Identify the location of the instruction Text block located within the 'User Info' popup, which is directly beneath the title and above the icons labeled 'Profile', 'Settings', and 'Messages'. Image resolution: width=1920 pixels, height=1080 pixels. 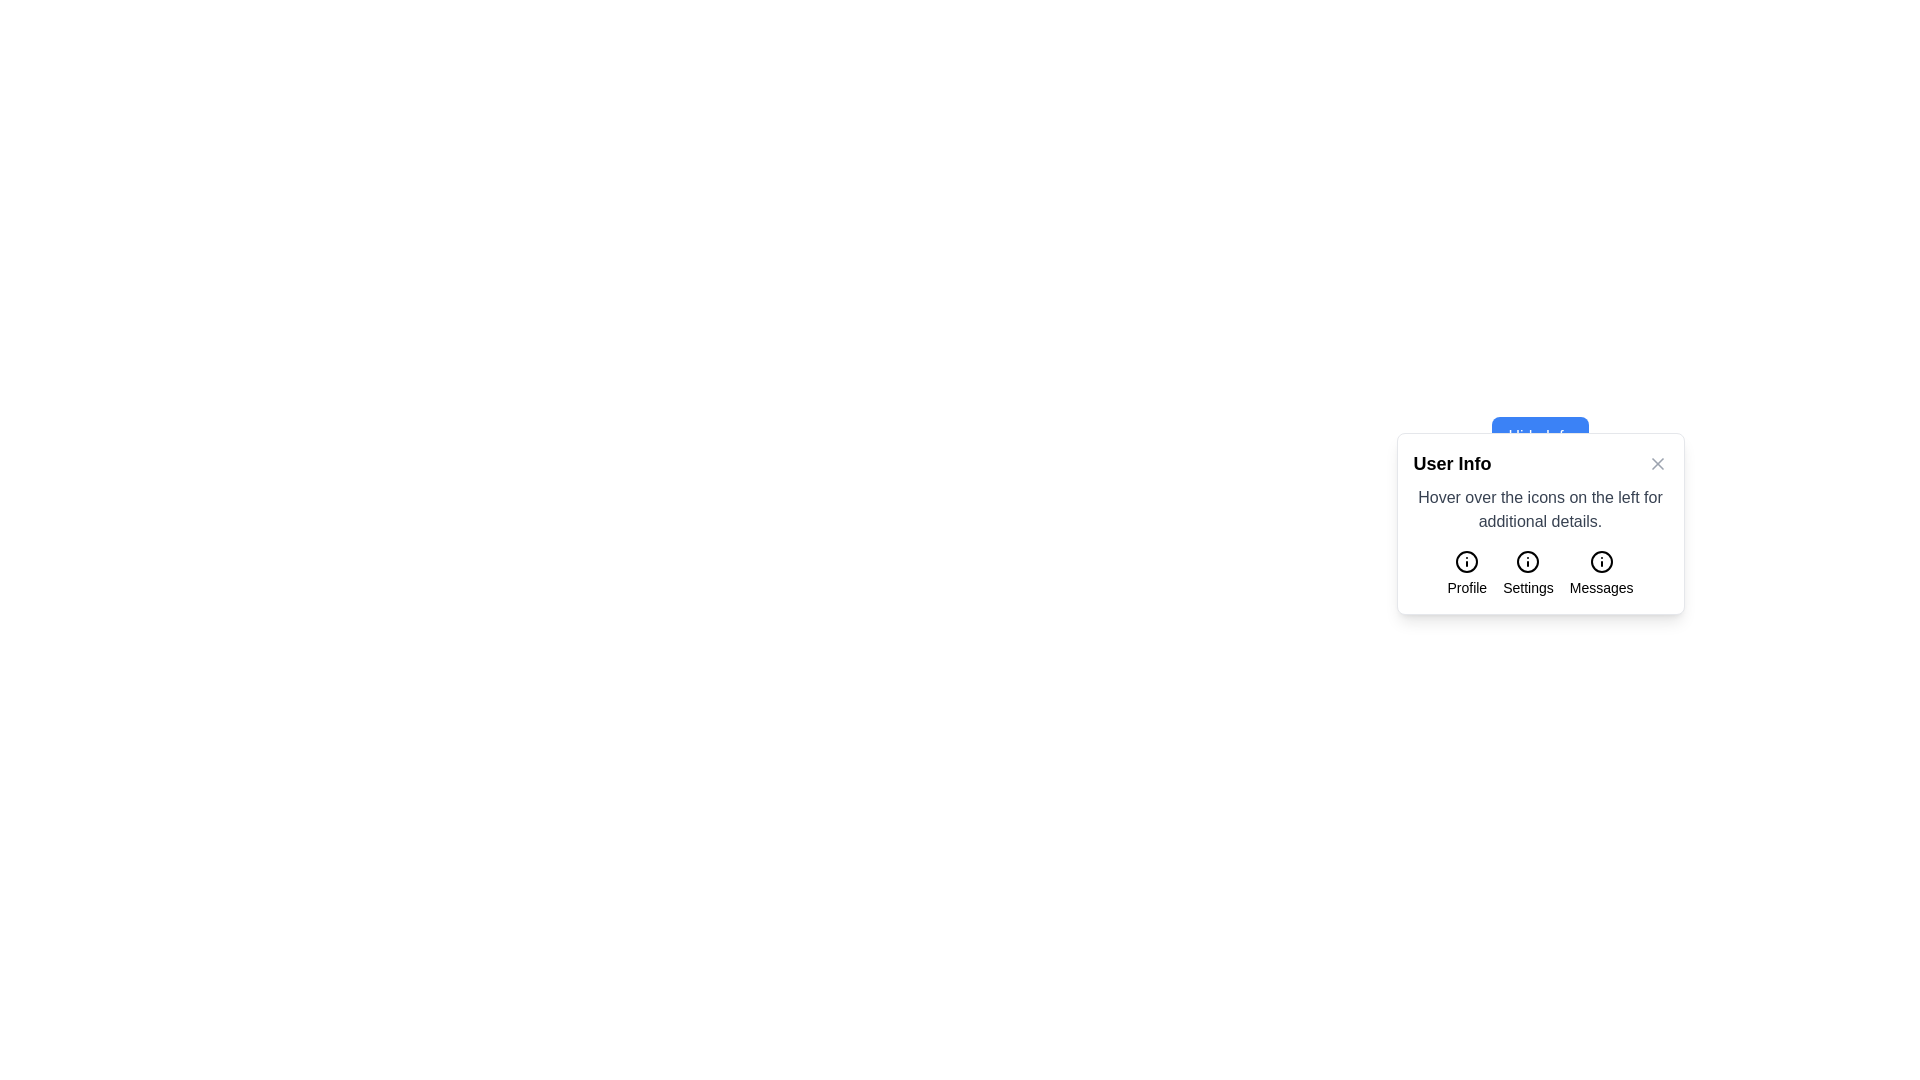
(1539, 508).